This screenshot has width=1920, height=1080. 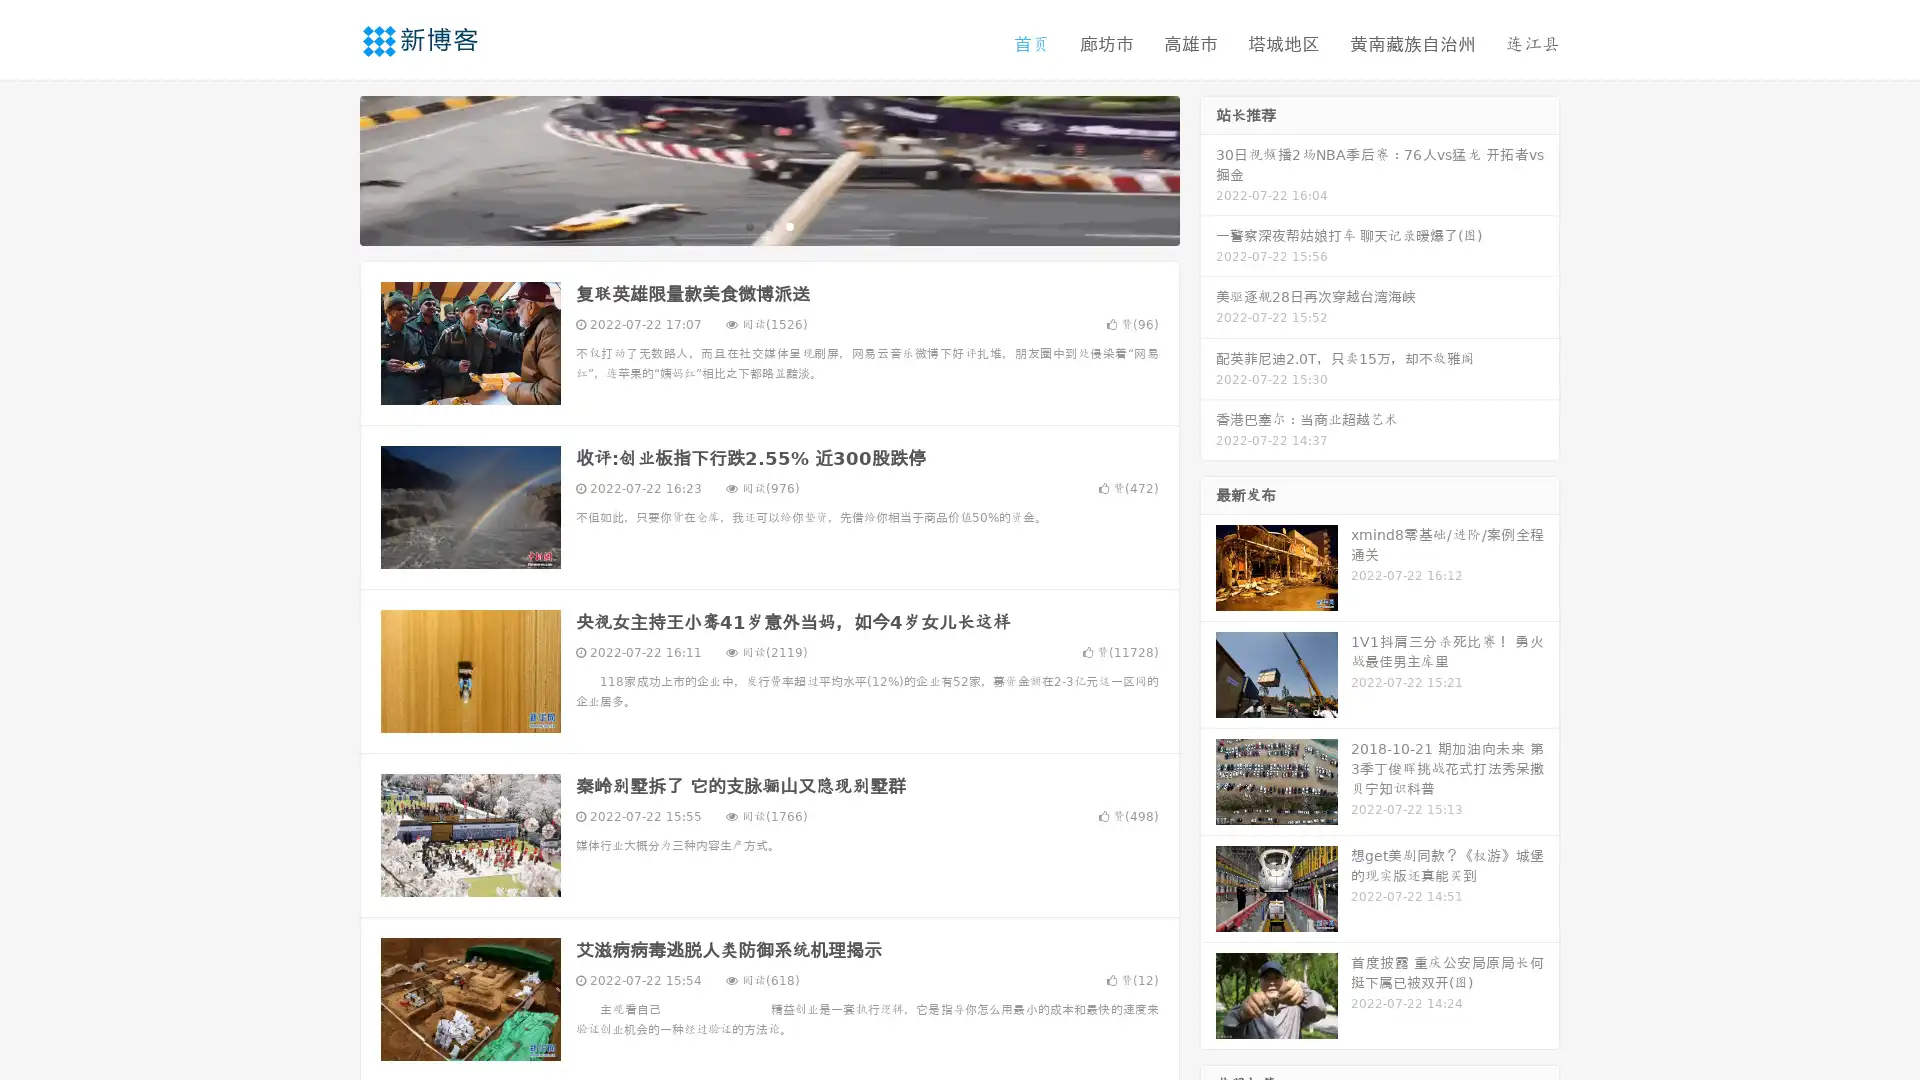 What do you see at coordinates (789, 225) in the screenshot?
I see `Go to slide 3` at bounding box center [789, 225].